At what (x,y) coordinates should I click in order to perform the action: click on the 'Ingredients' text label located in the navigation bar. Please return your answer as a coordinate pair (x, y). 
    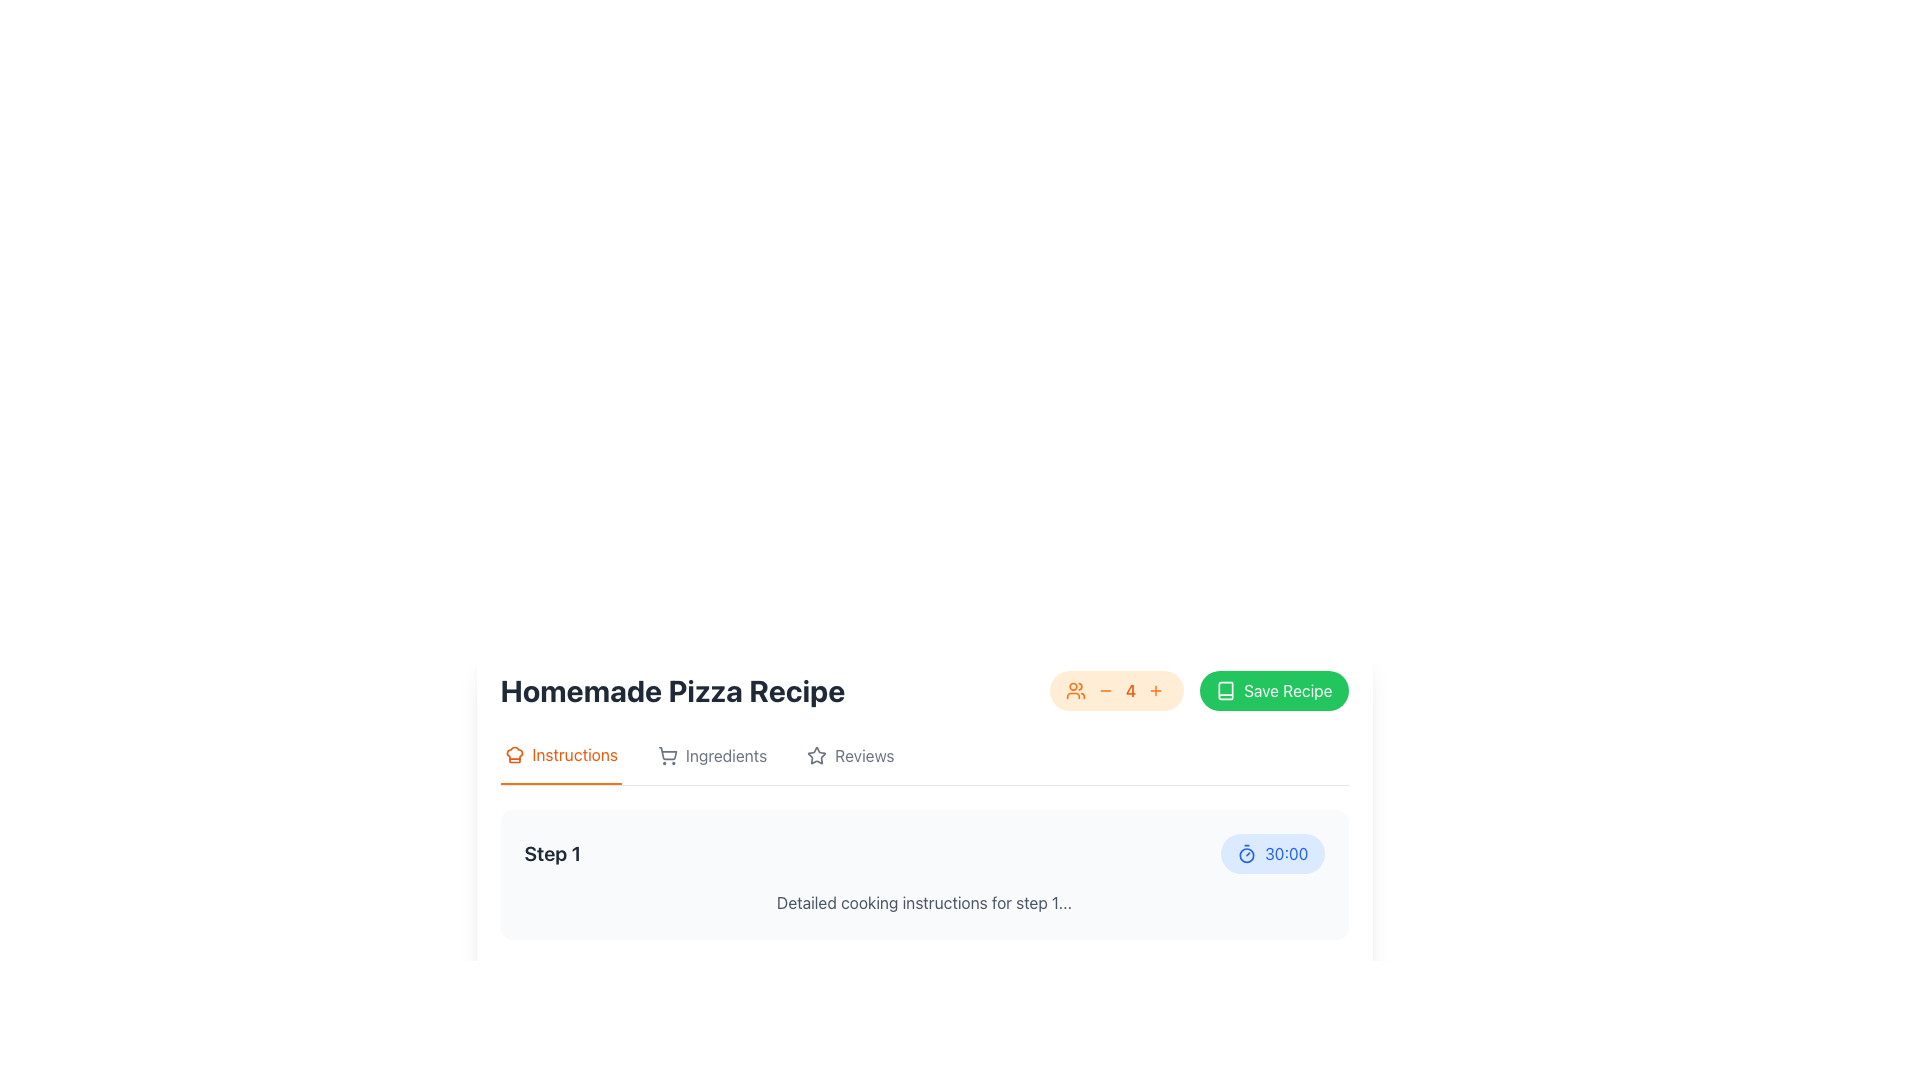
    Looking at the image, I should click on (725, 756).